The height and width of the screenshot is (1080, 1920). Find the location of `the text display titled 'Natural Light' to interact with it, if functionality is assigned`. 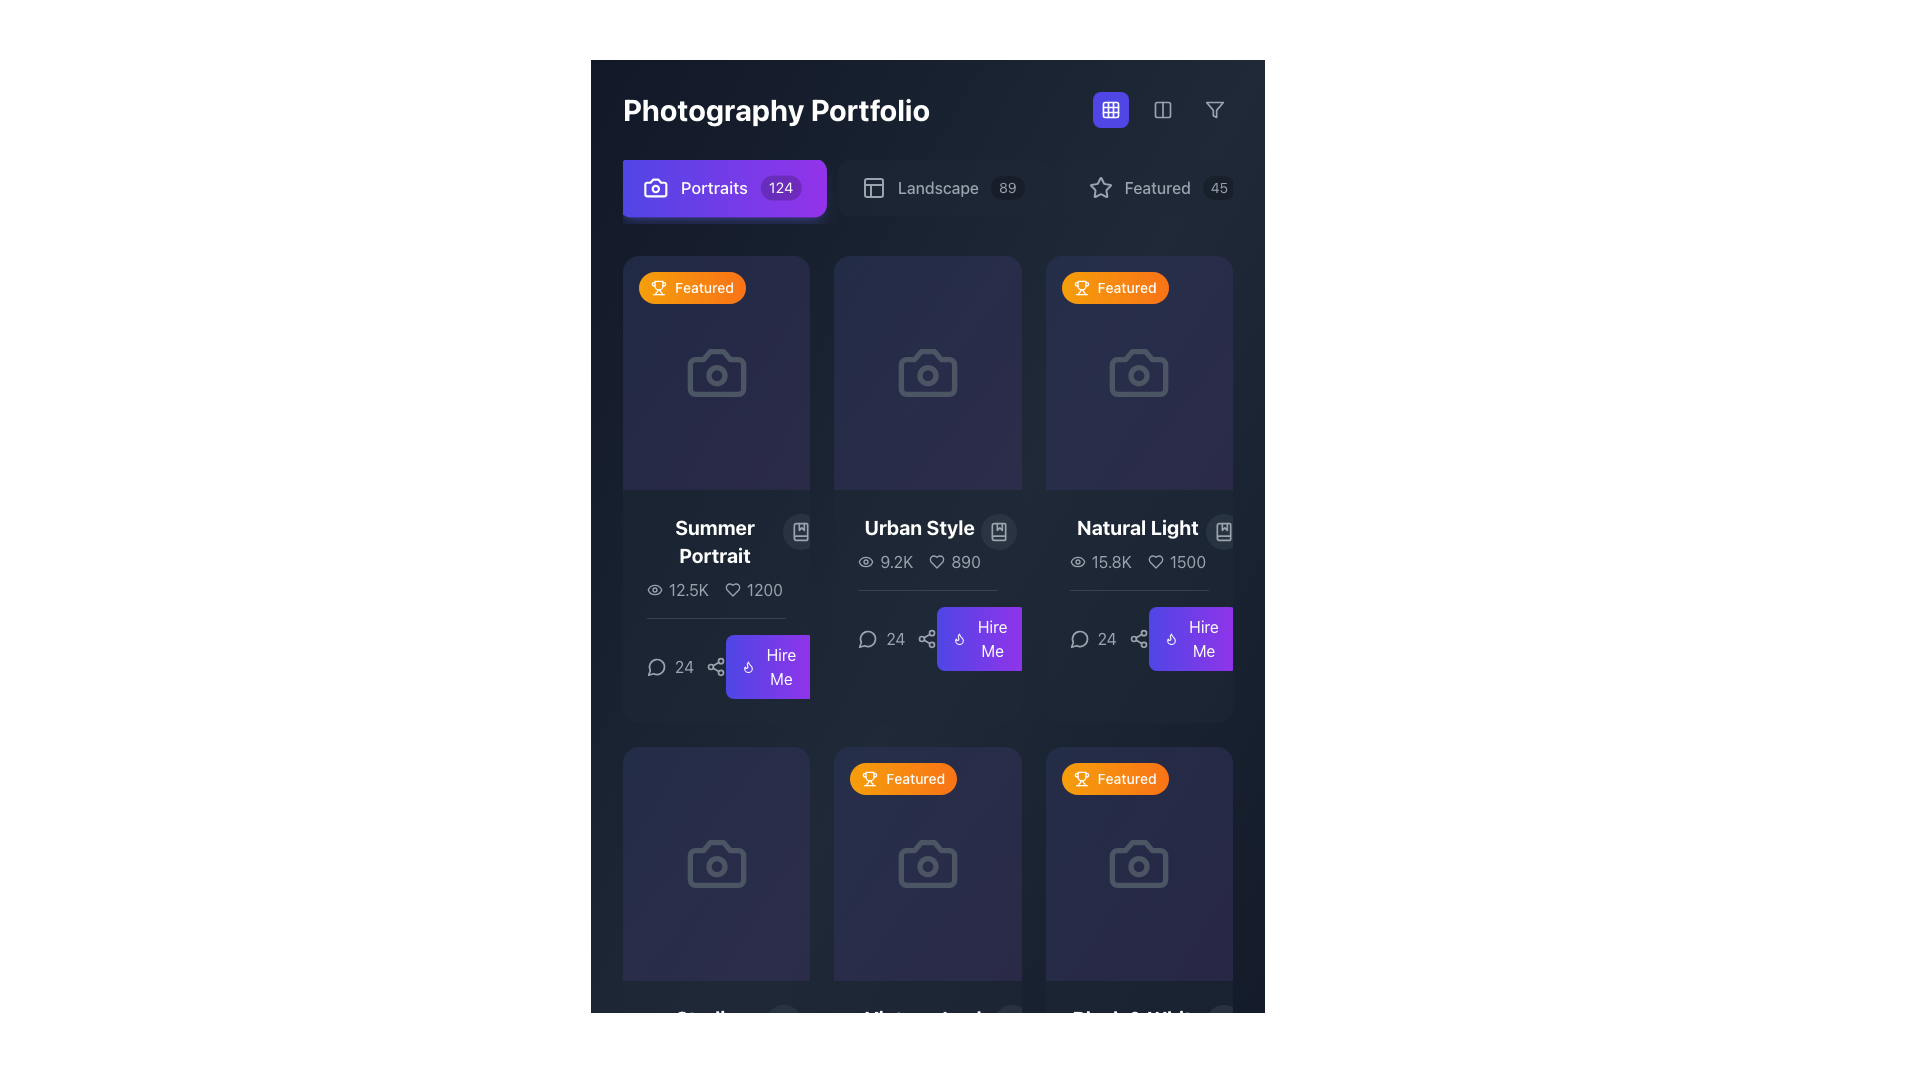

the text display titled 'Natural Light' to interact with it, if functionality is assigned is located at coordinates (1137, 544).